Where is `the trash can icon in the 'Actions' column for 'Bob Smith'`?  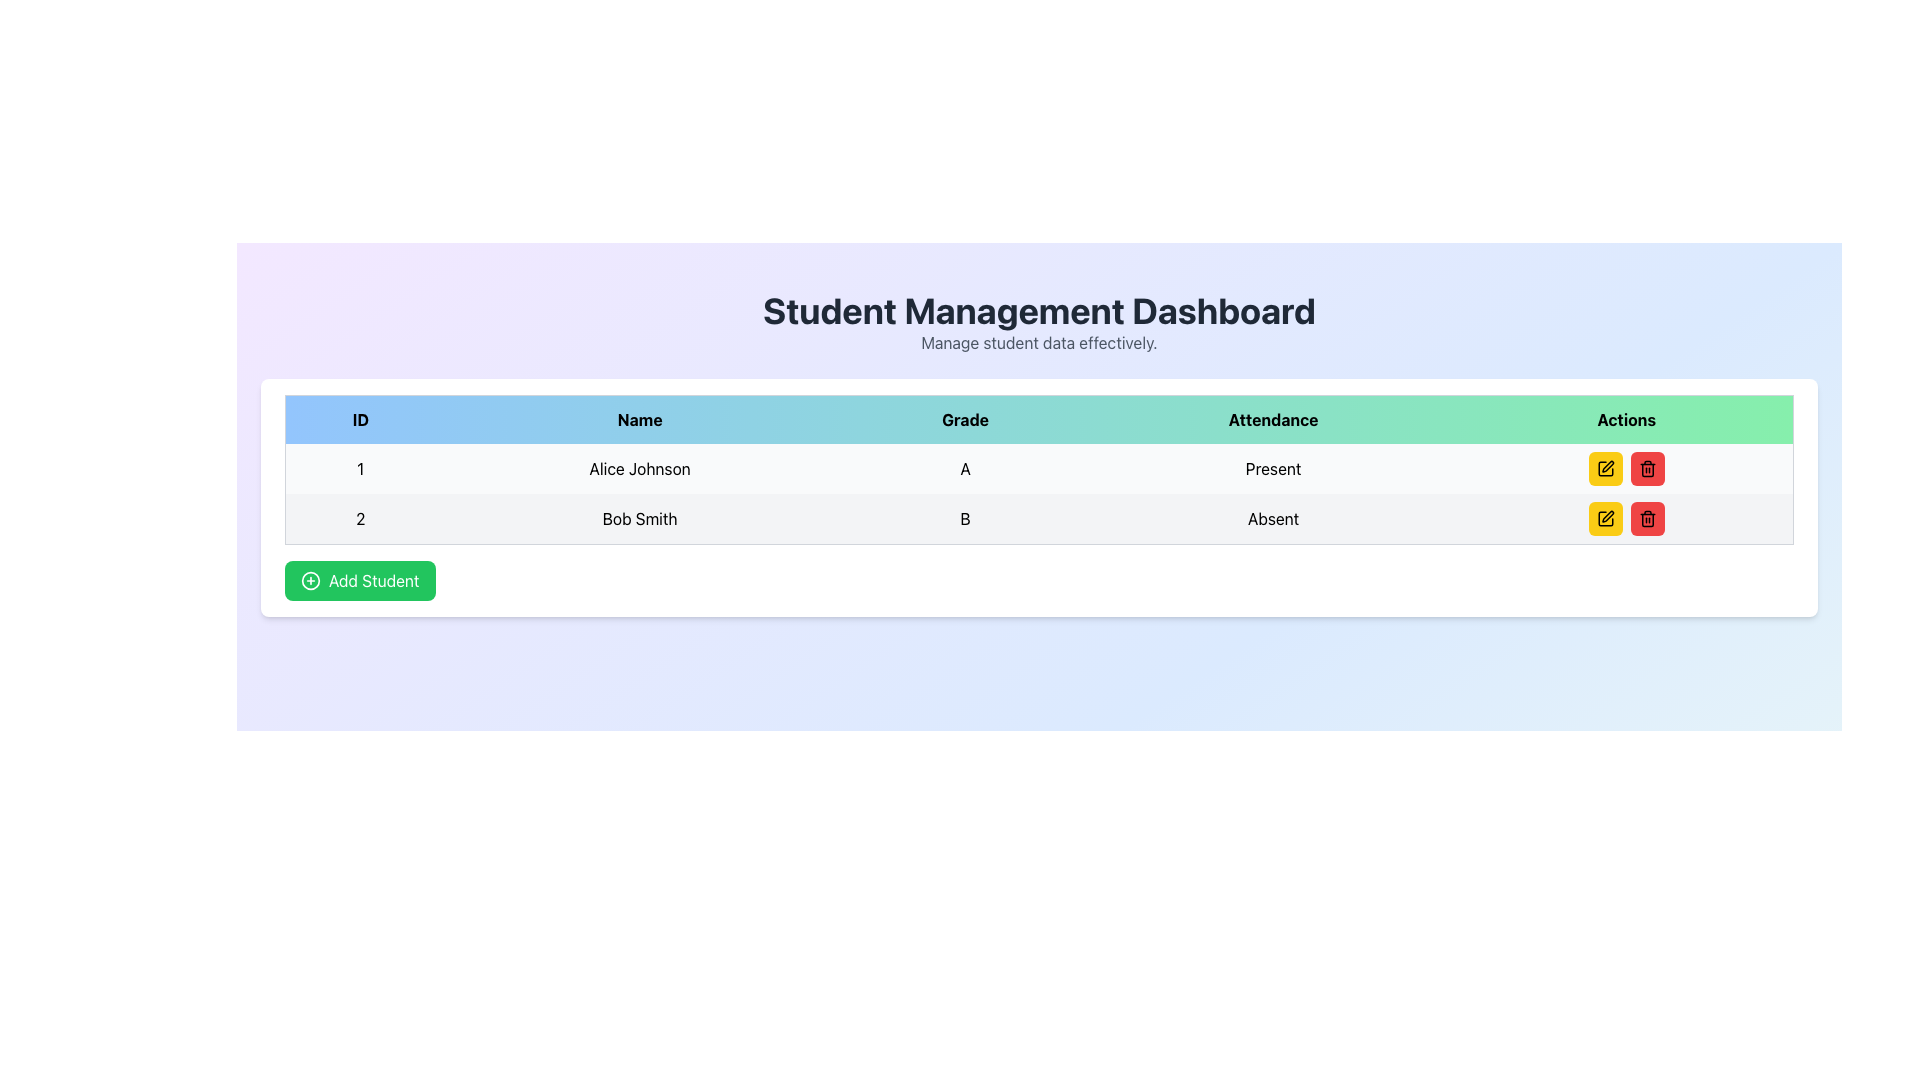
the trash can icon in the 'Actions' column for 'Bob Smith' is located at coordinates (1647, 470).